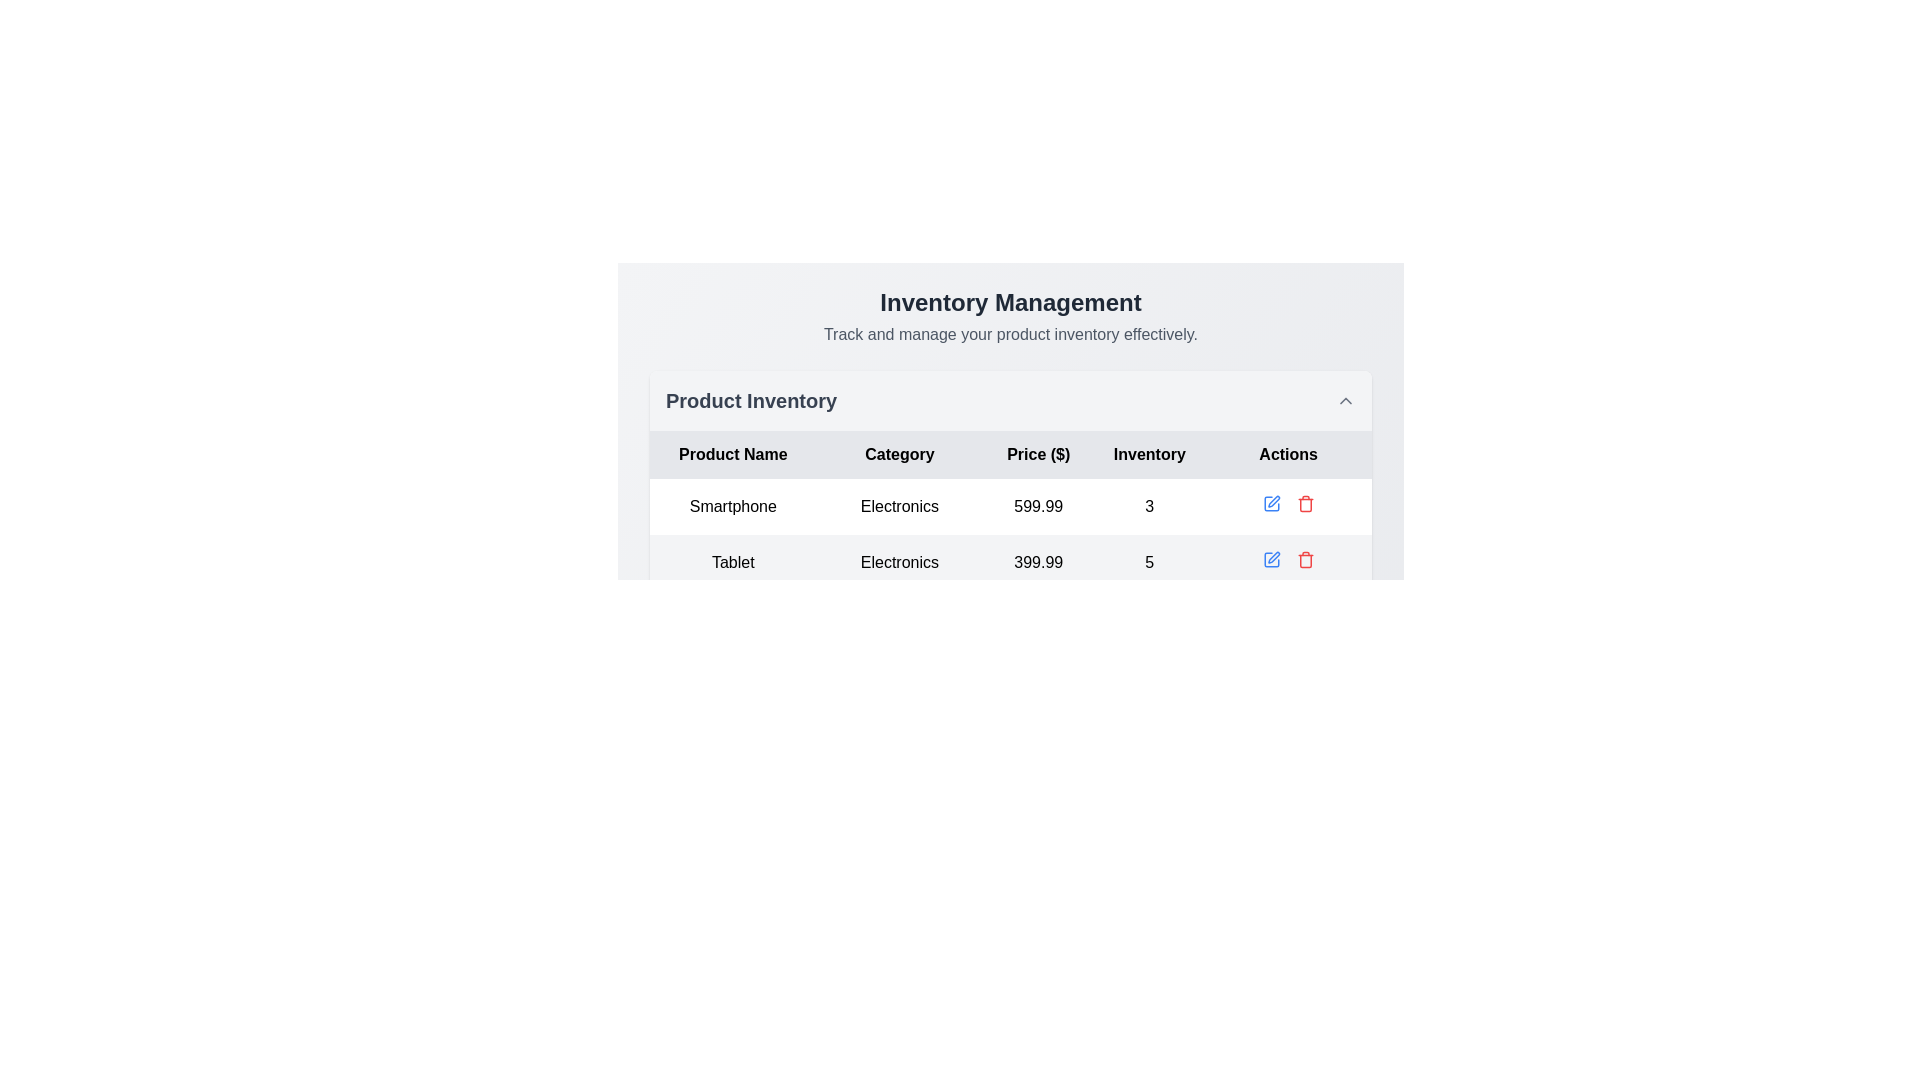 The height and width of the screenshot is (1080, 1920). I want to click on the content displayed in the table cell under the 'Price ($)' column in the 'Product Inventory' table, specifically in the second row, third column, so click(1011, 563).